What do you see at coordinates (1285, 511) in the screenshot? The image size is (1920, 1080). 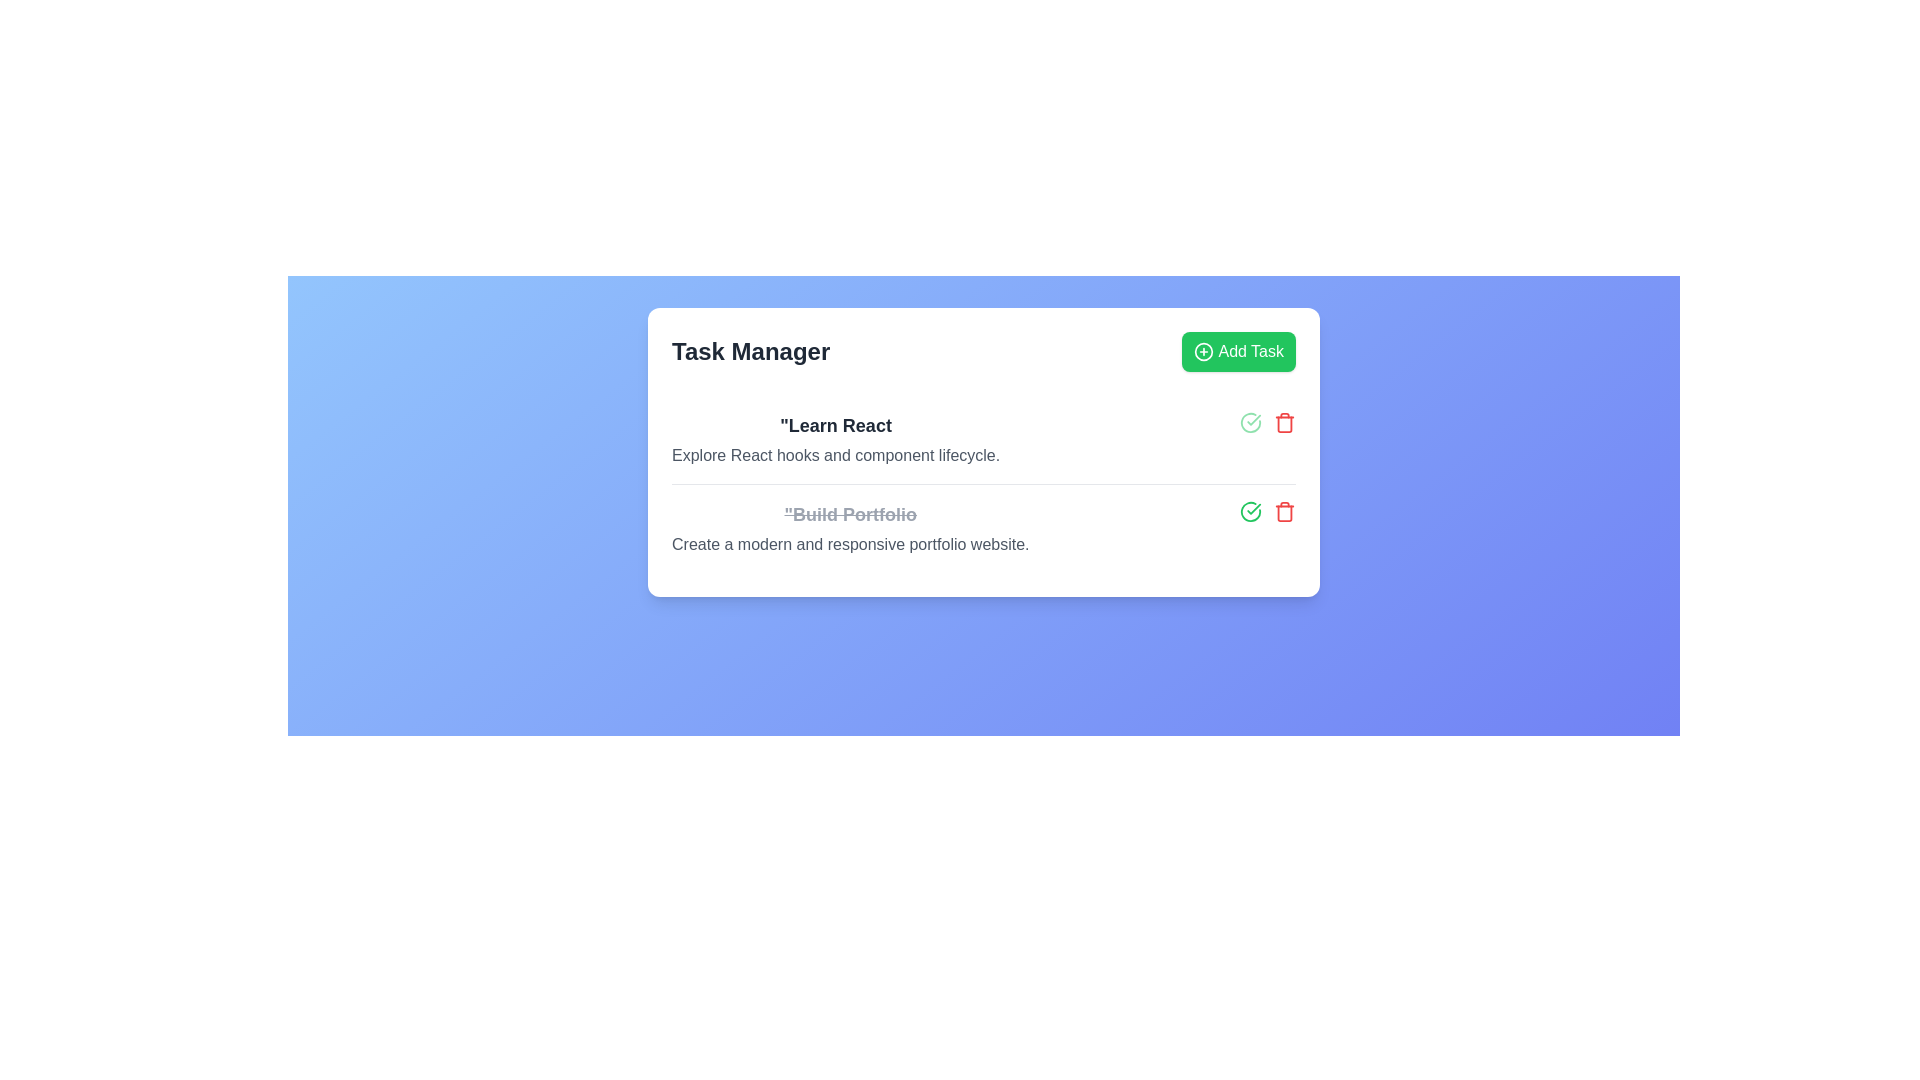 I see `the delete button located at the far right of the task list item, next to the green checkmark icon` at bounding box center [1285, 511].